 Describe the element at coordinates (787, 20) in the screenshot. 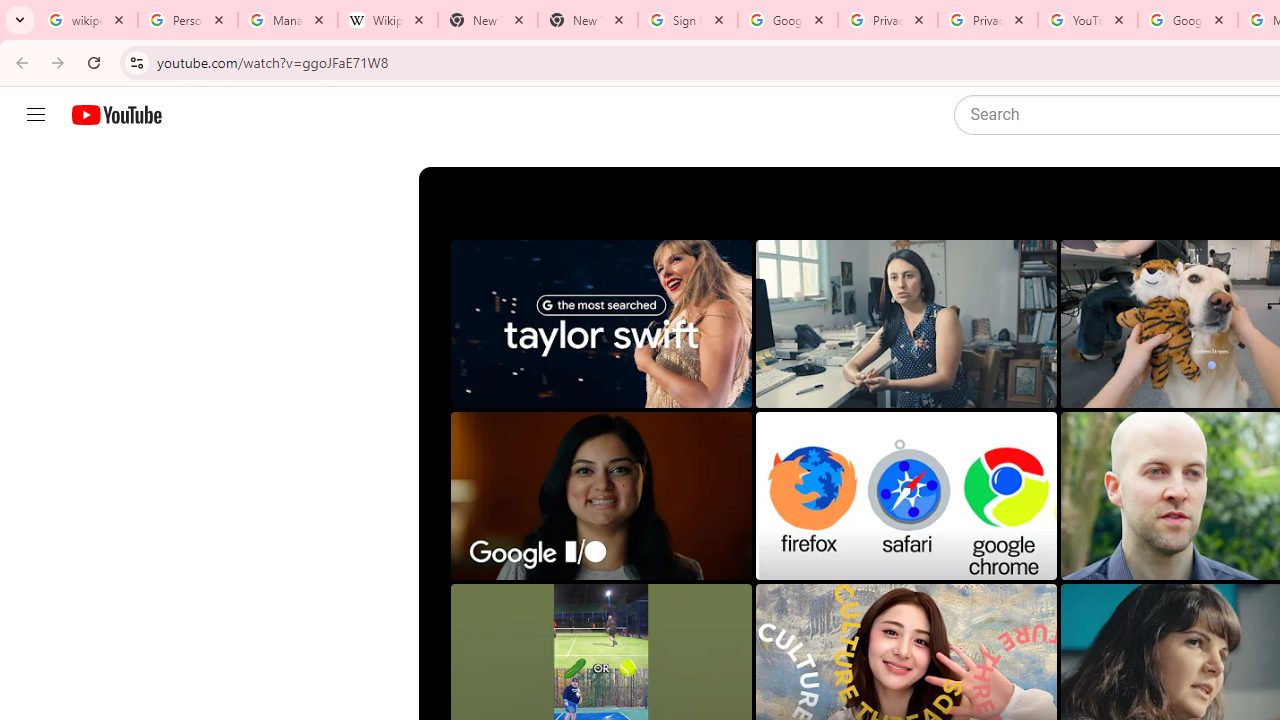

I see `'Google Drive: Sign-in'` at that location.